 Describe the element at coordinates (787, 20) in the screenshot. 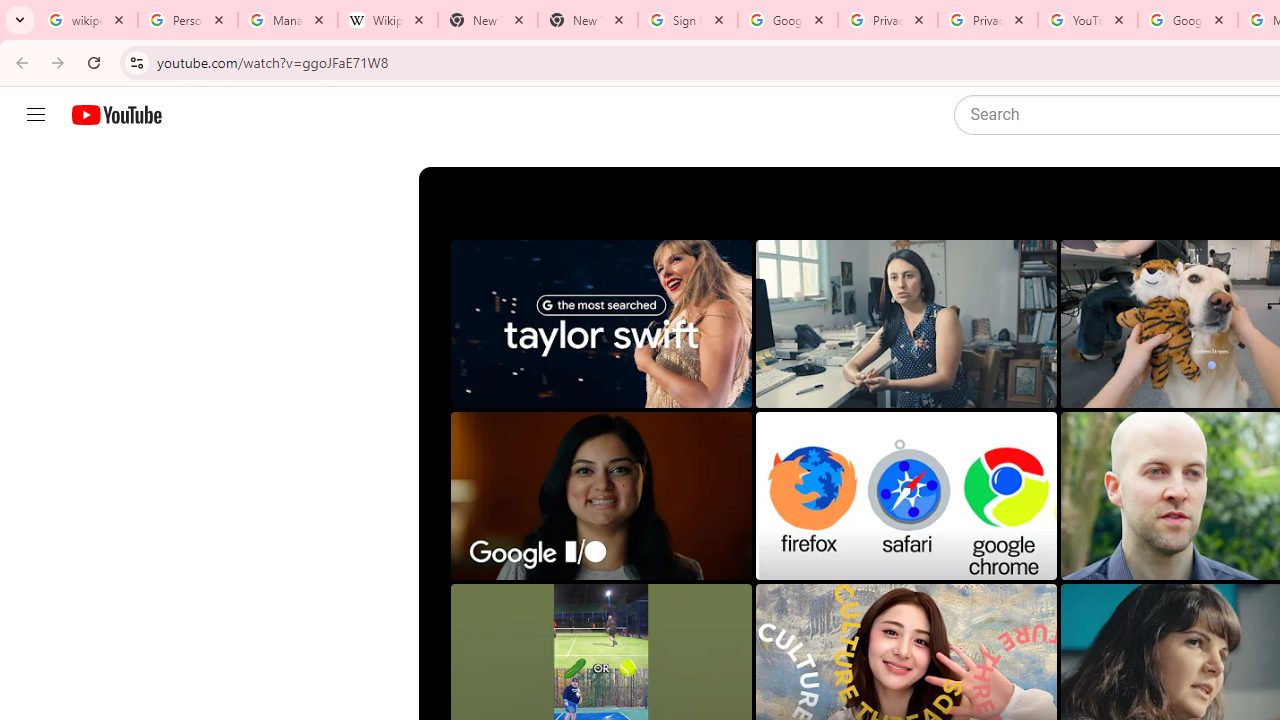

I see `'Google Drive: Sign-in'` at that location.